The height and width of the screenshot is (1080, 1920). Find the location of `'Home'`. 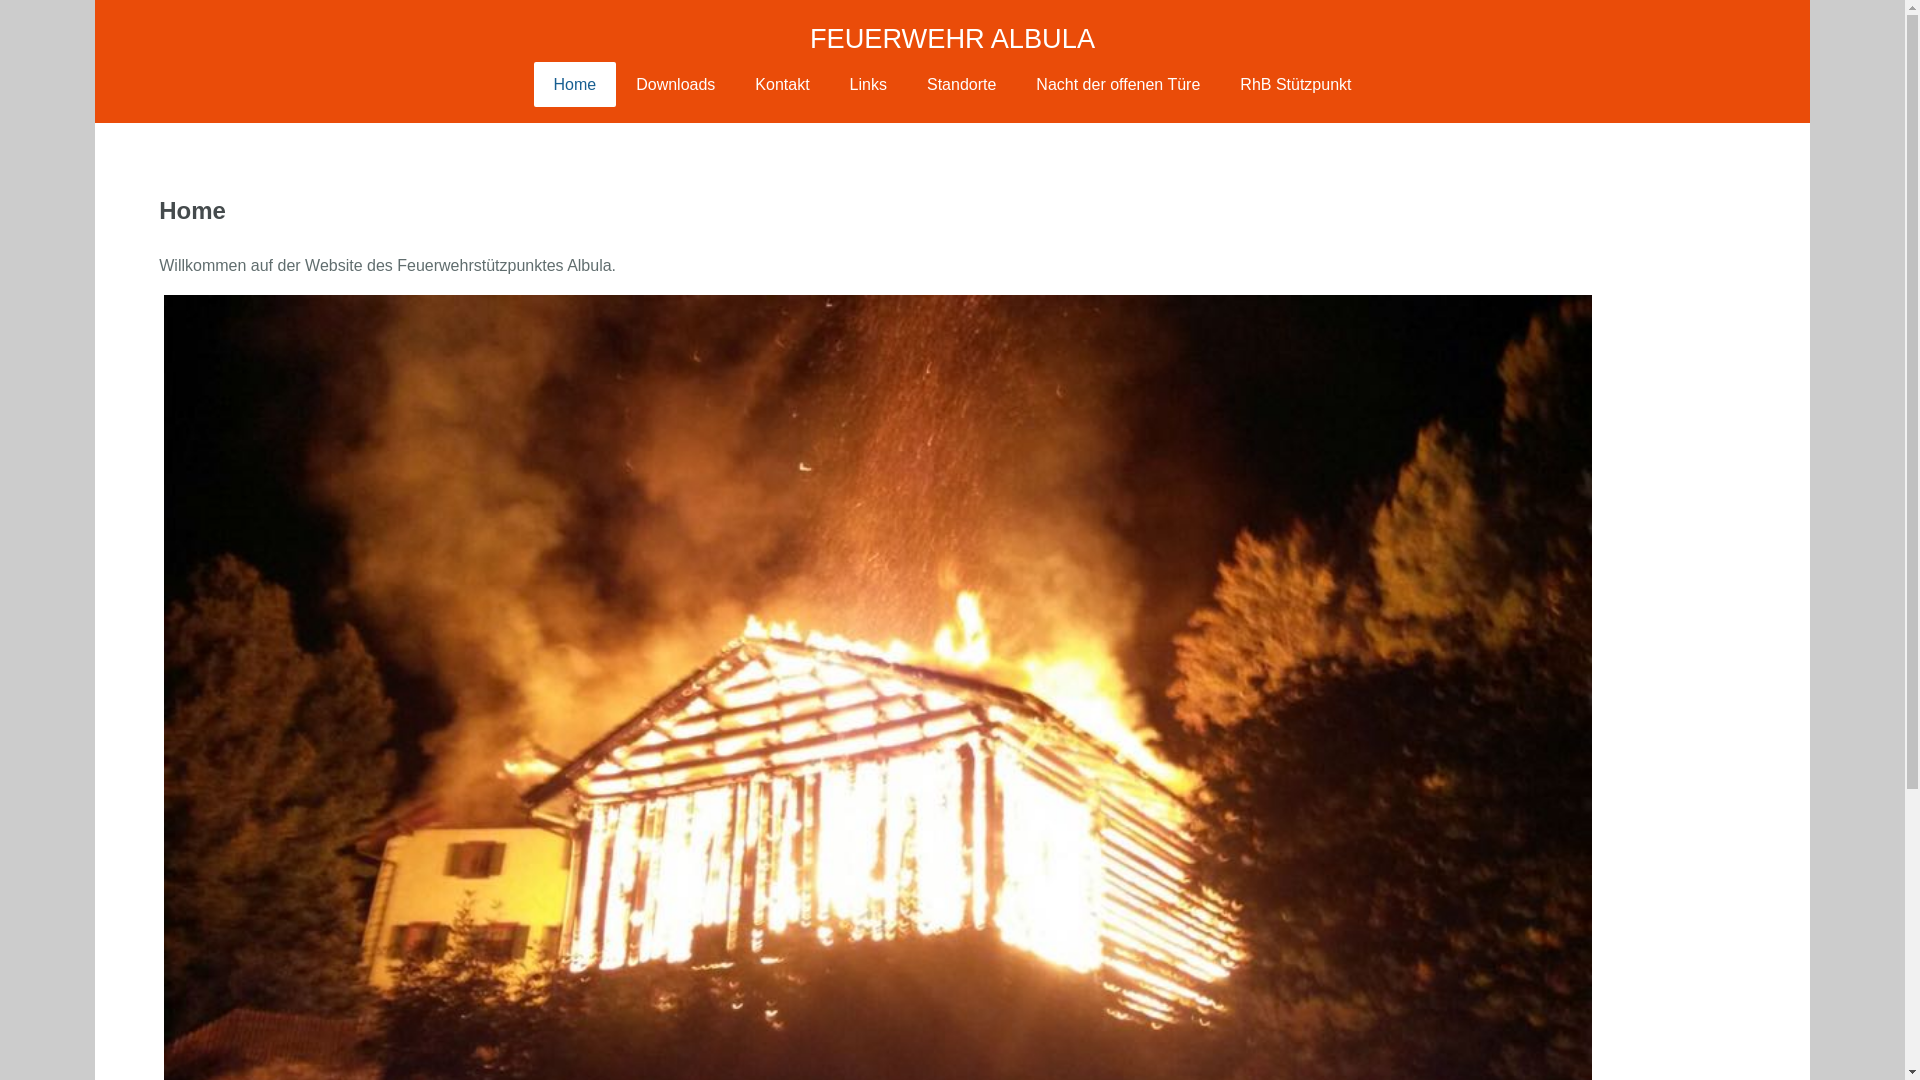

'Home' is located at coordinates (574, 83).